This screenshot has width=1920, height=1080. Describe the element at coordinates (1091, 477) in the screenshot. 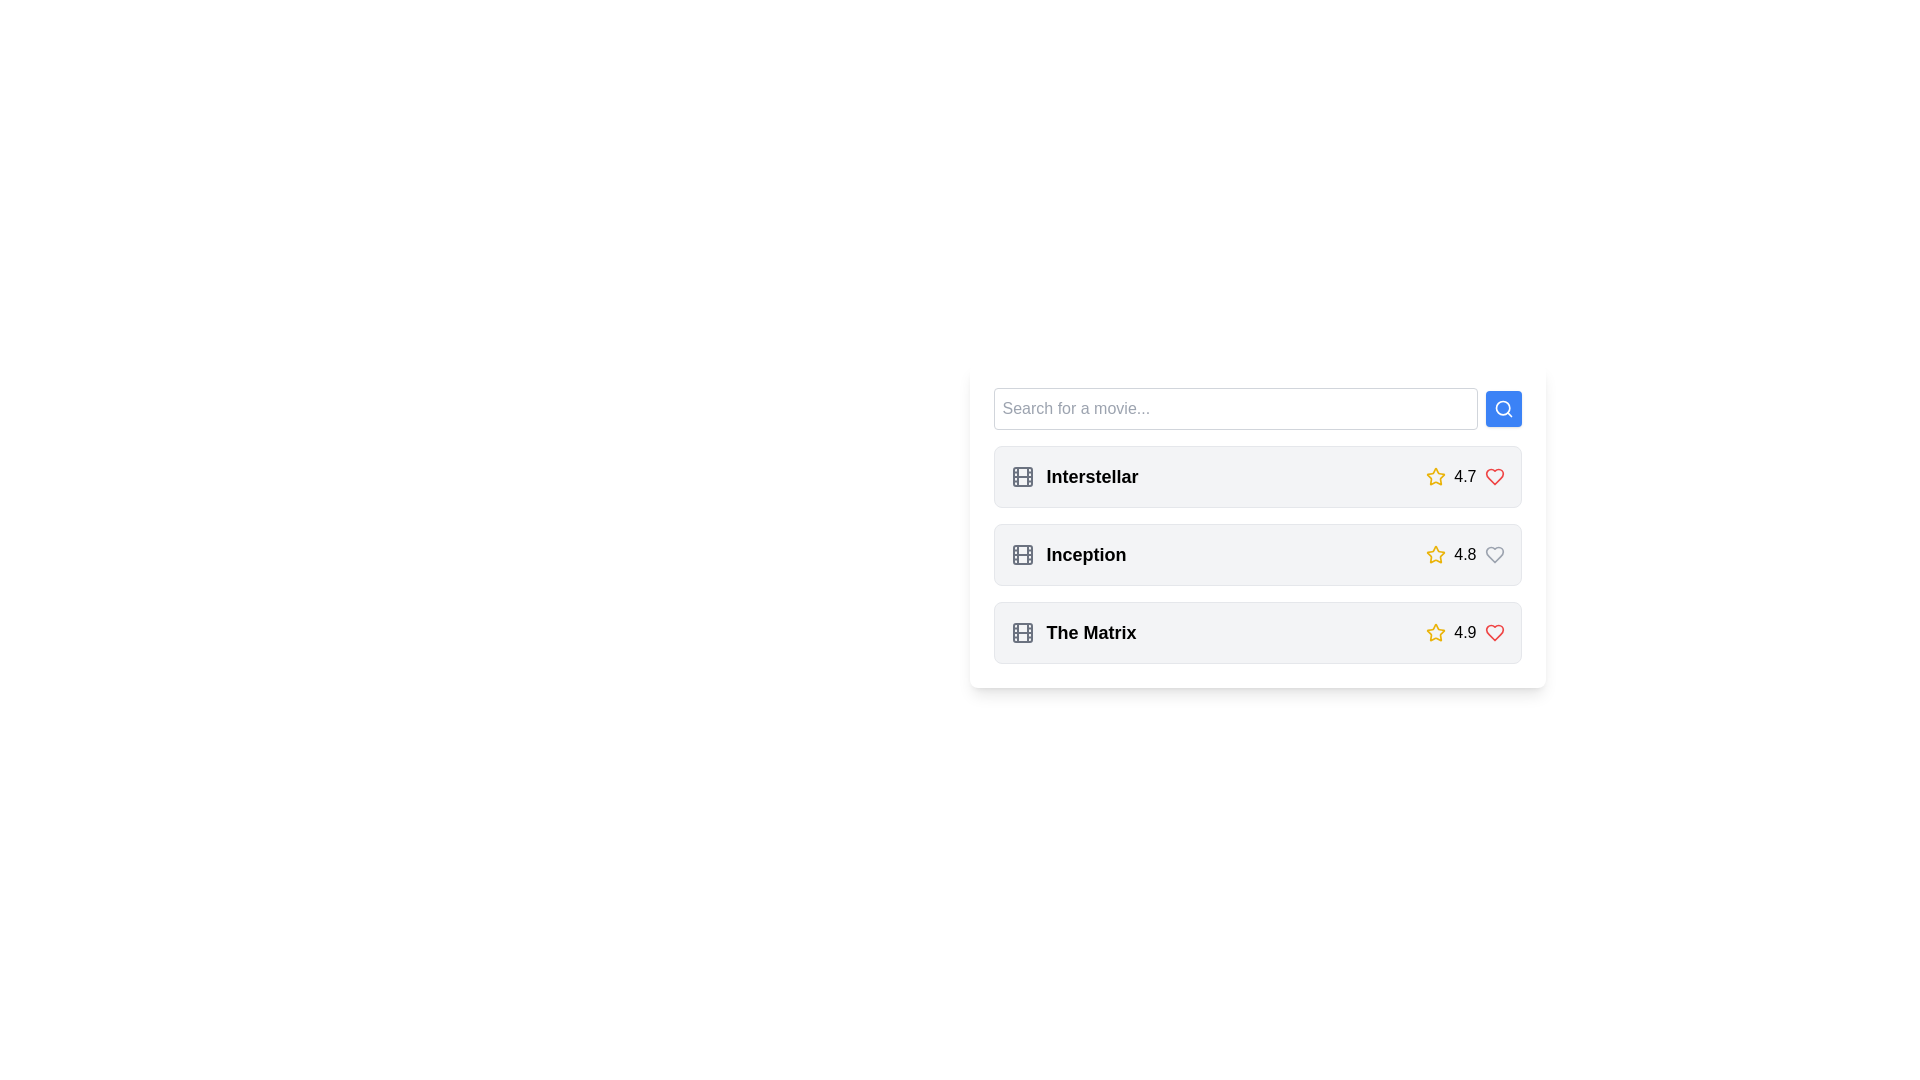

I see `text label 'Interstellar' which is the first item in a vertical list of movie entries, positioned below the search bar with a movie reel icon on the left and rating and heart icons on the right` at that location.